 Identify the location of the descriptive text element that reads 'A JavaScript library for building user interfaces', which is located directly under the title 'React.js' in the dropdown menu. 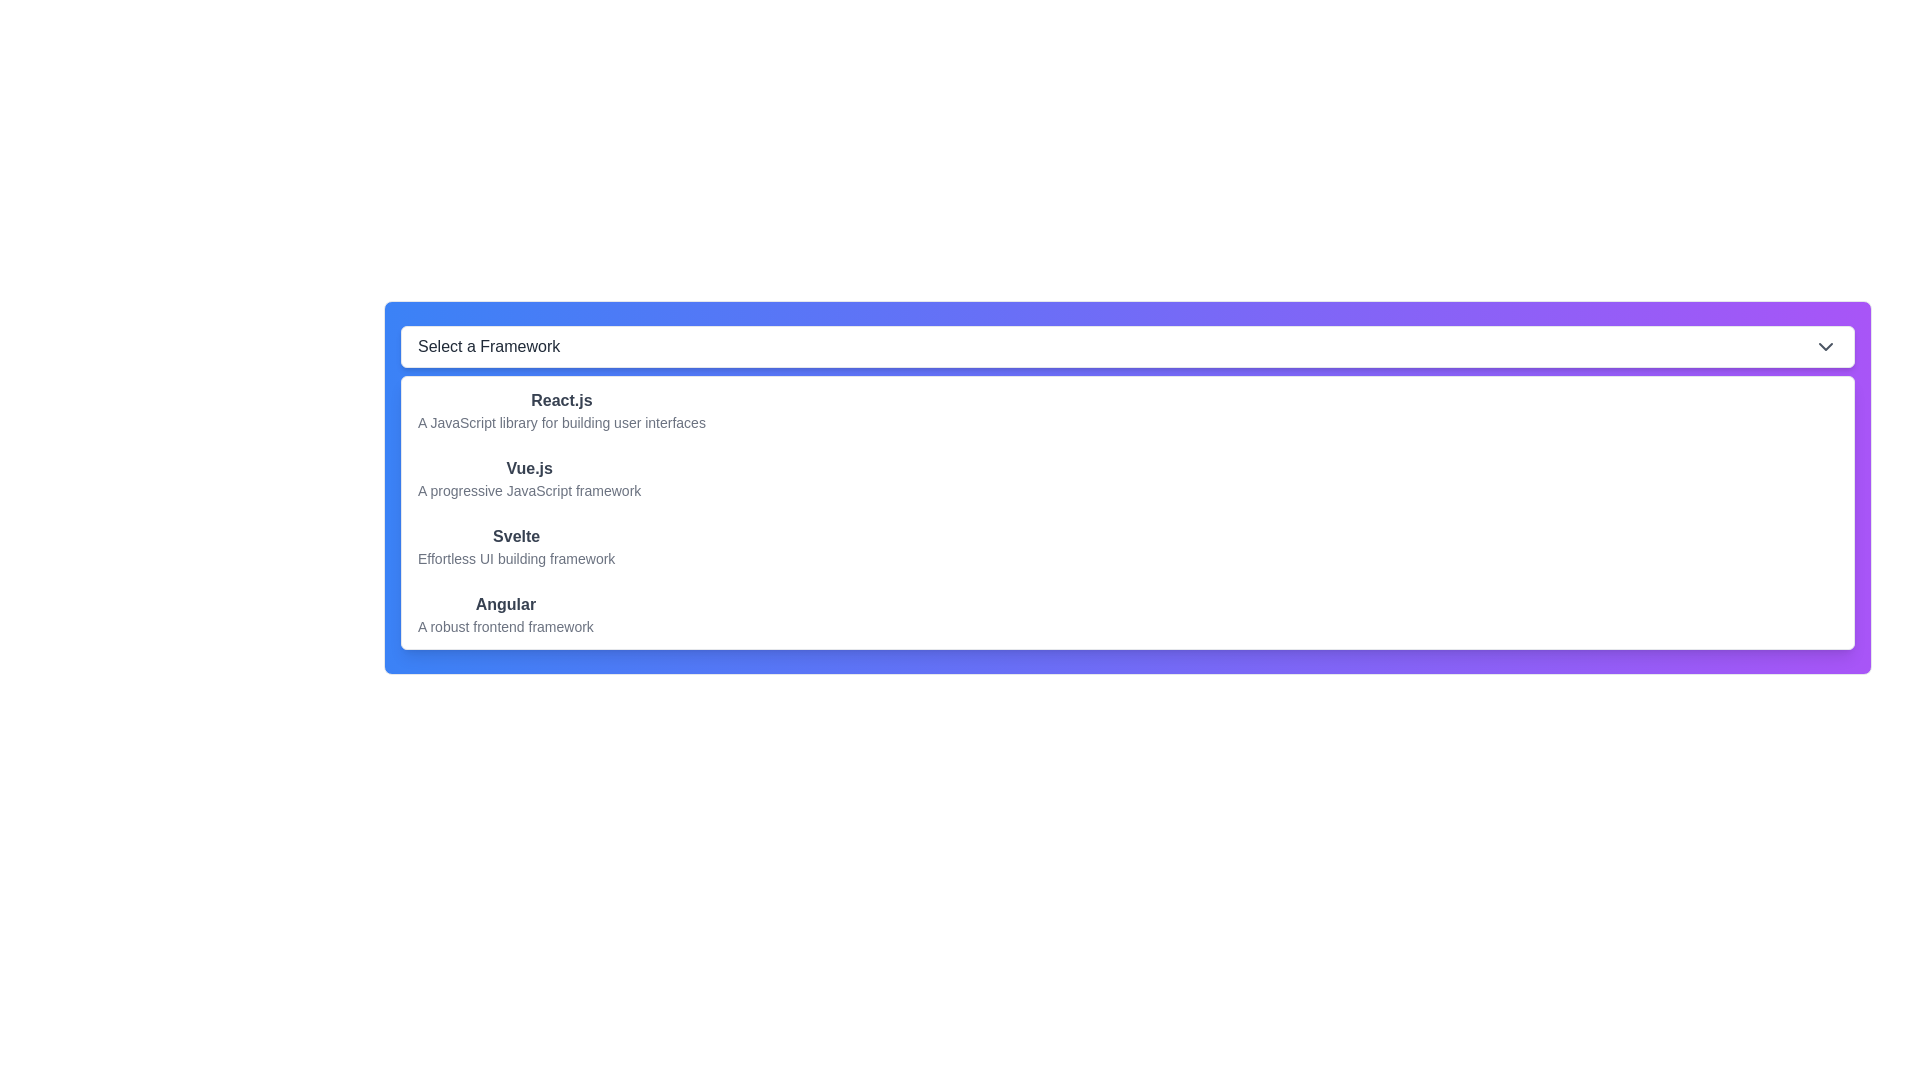
(560, 422).